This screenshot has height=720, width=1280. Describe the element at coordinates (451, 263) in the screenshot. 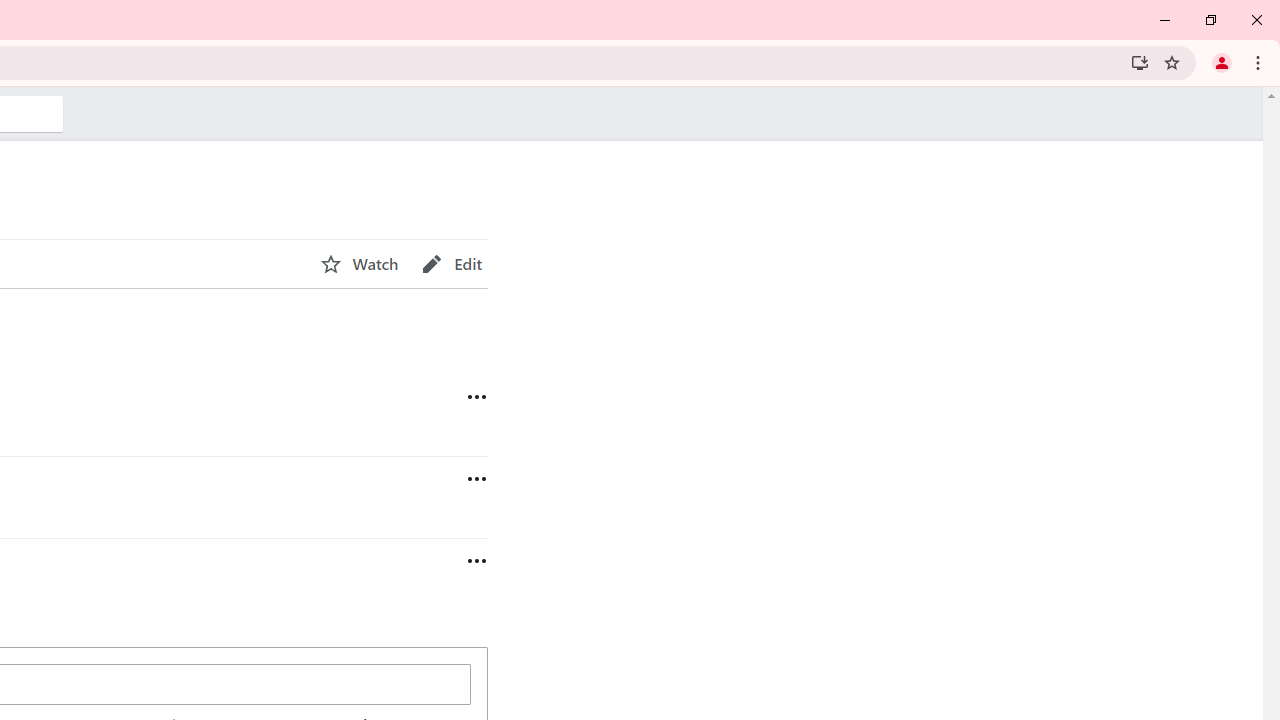

I see `'AutomationID: page-actions-edit'` at that location.